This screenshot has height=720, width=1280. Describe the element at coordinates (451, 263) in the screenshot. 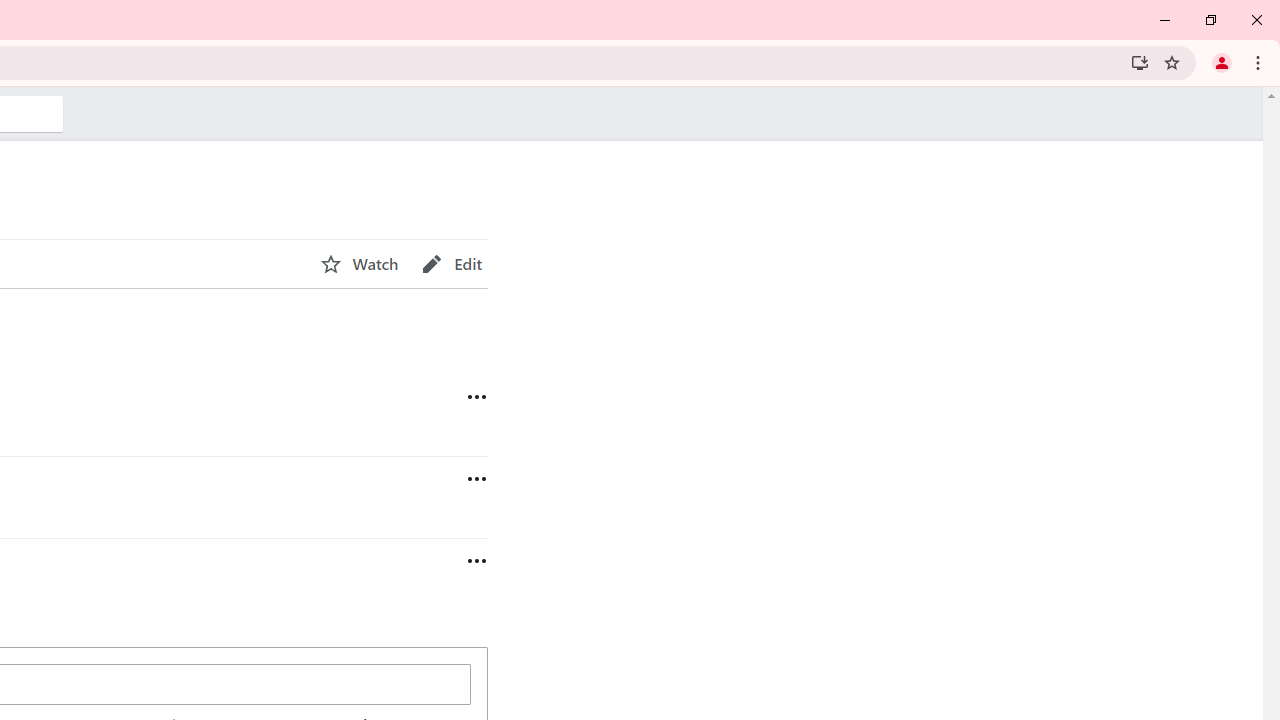

I see `'AutomationID: page-actions-edit'` at that location.